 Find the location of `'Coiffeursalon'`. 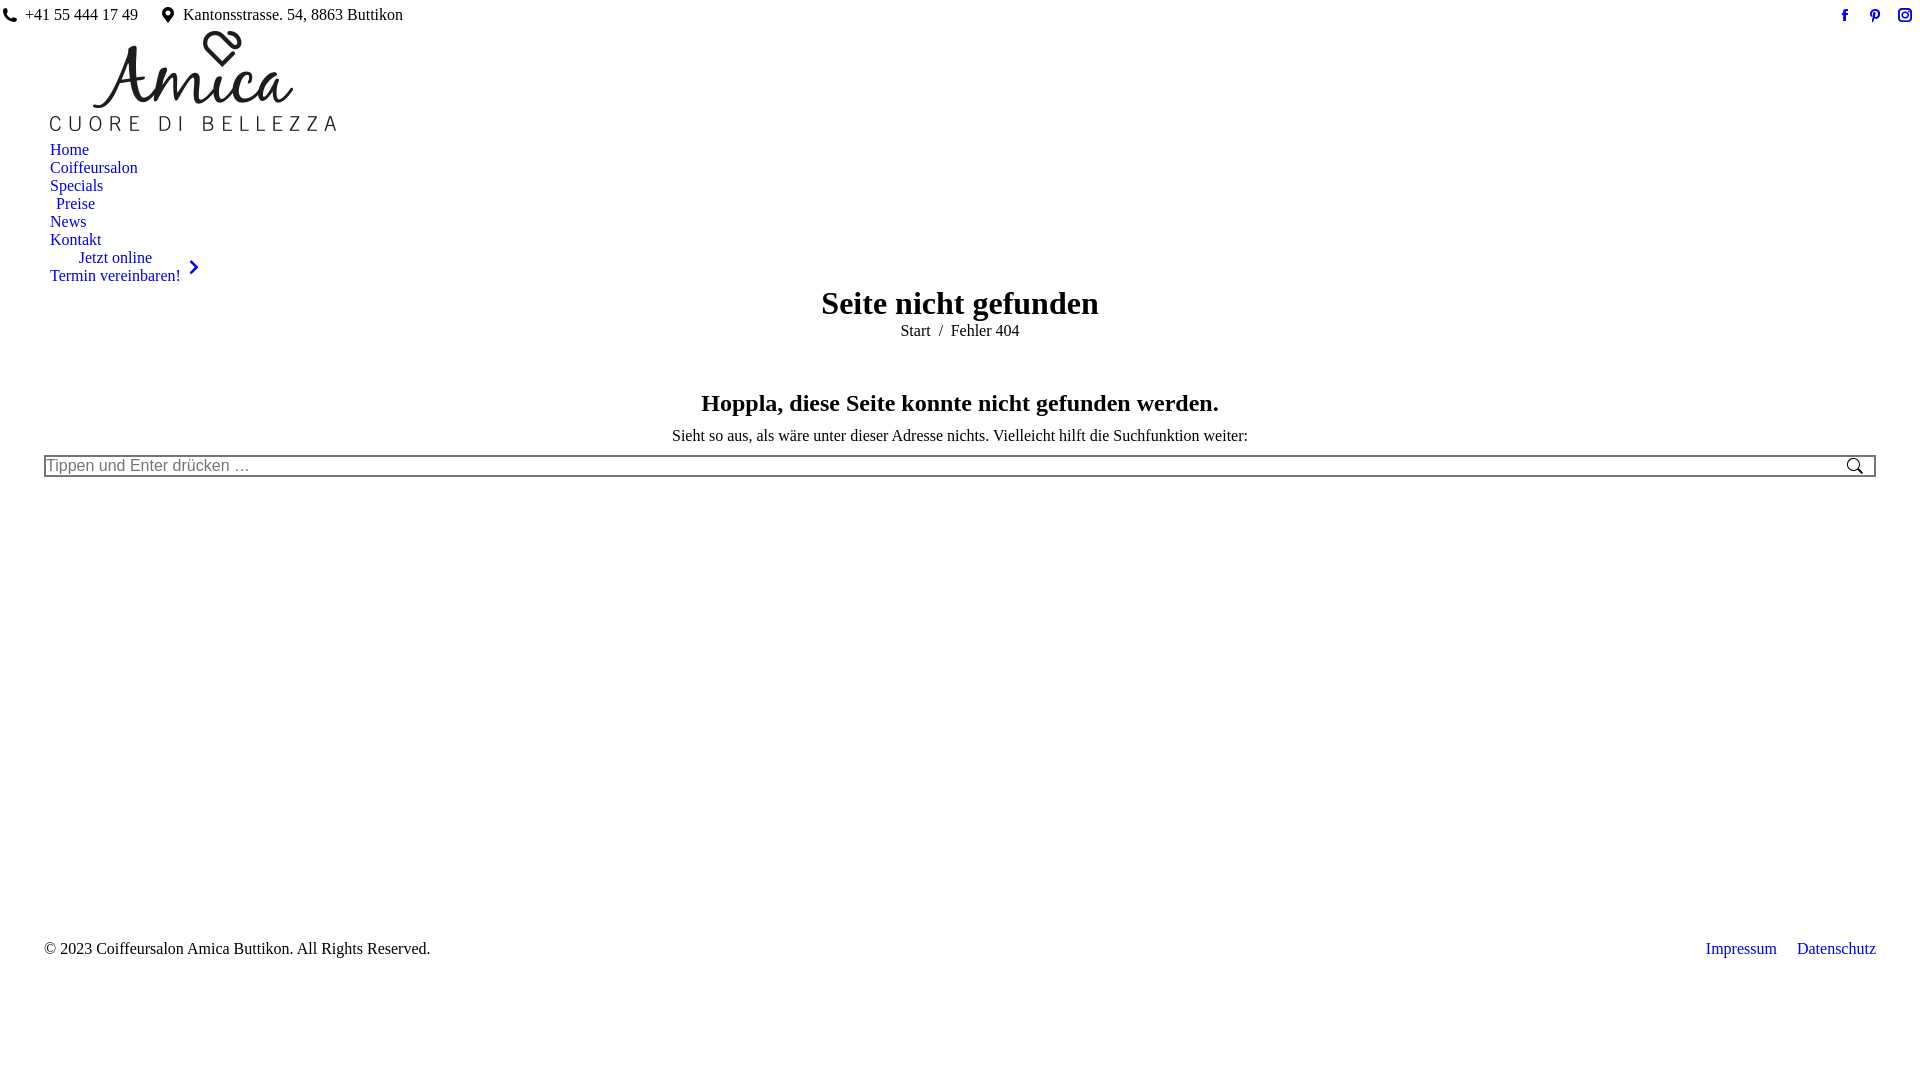

'Coiffeursalon' is located at coordinates (93, 167).